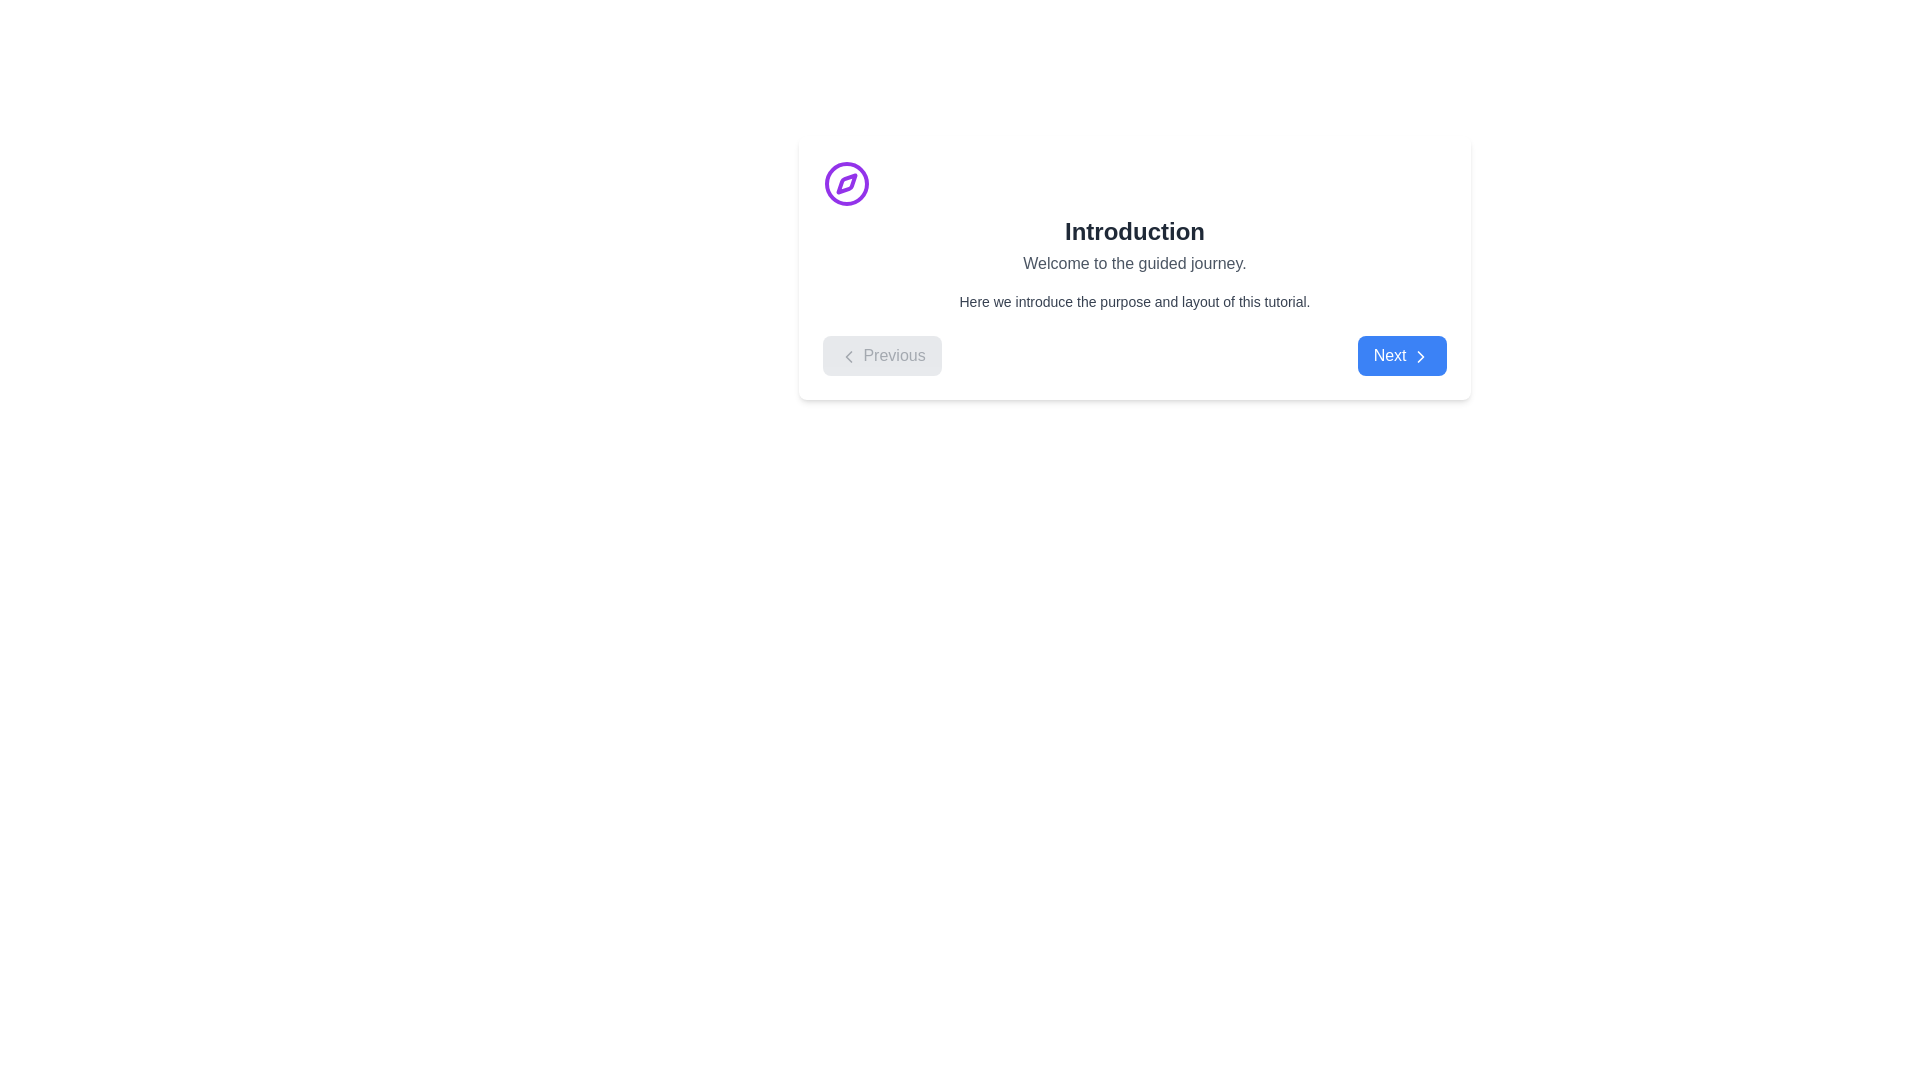  I want to click on text block containing the sentence 'Here we introduce the purpose and layout of this tutorial.', which is styled with a smaller gray font and is positioned below the introductory lines of text, so click(1134, 301).